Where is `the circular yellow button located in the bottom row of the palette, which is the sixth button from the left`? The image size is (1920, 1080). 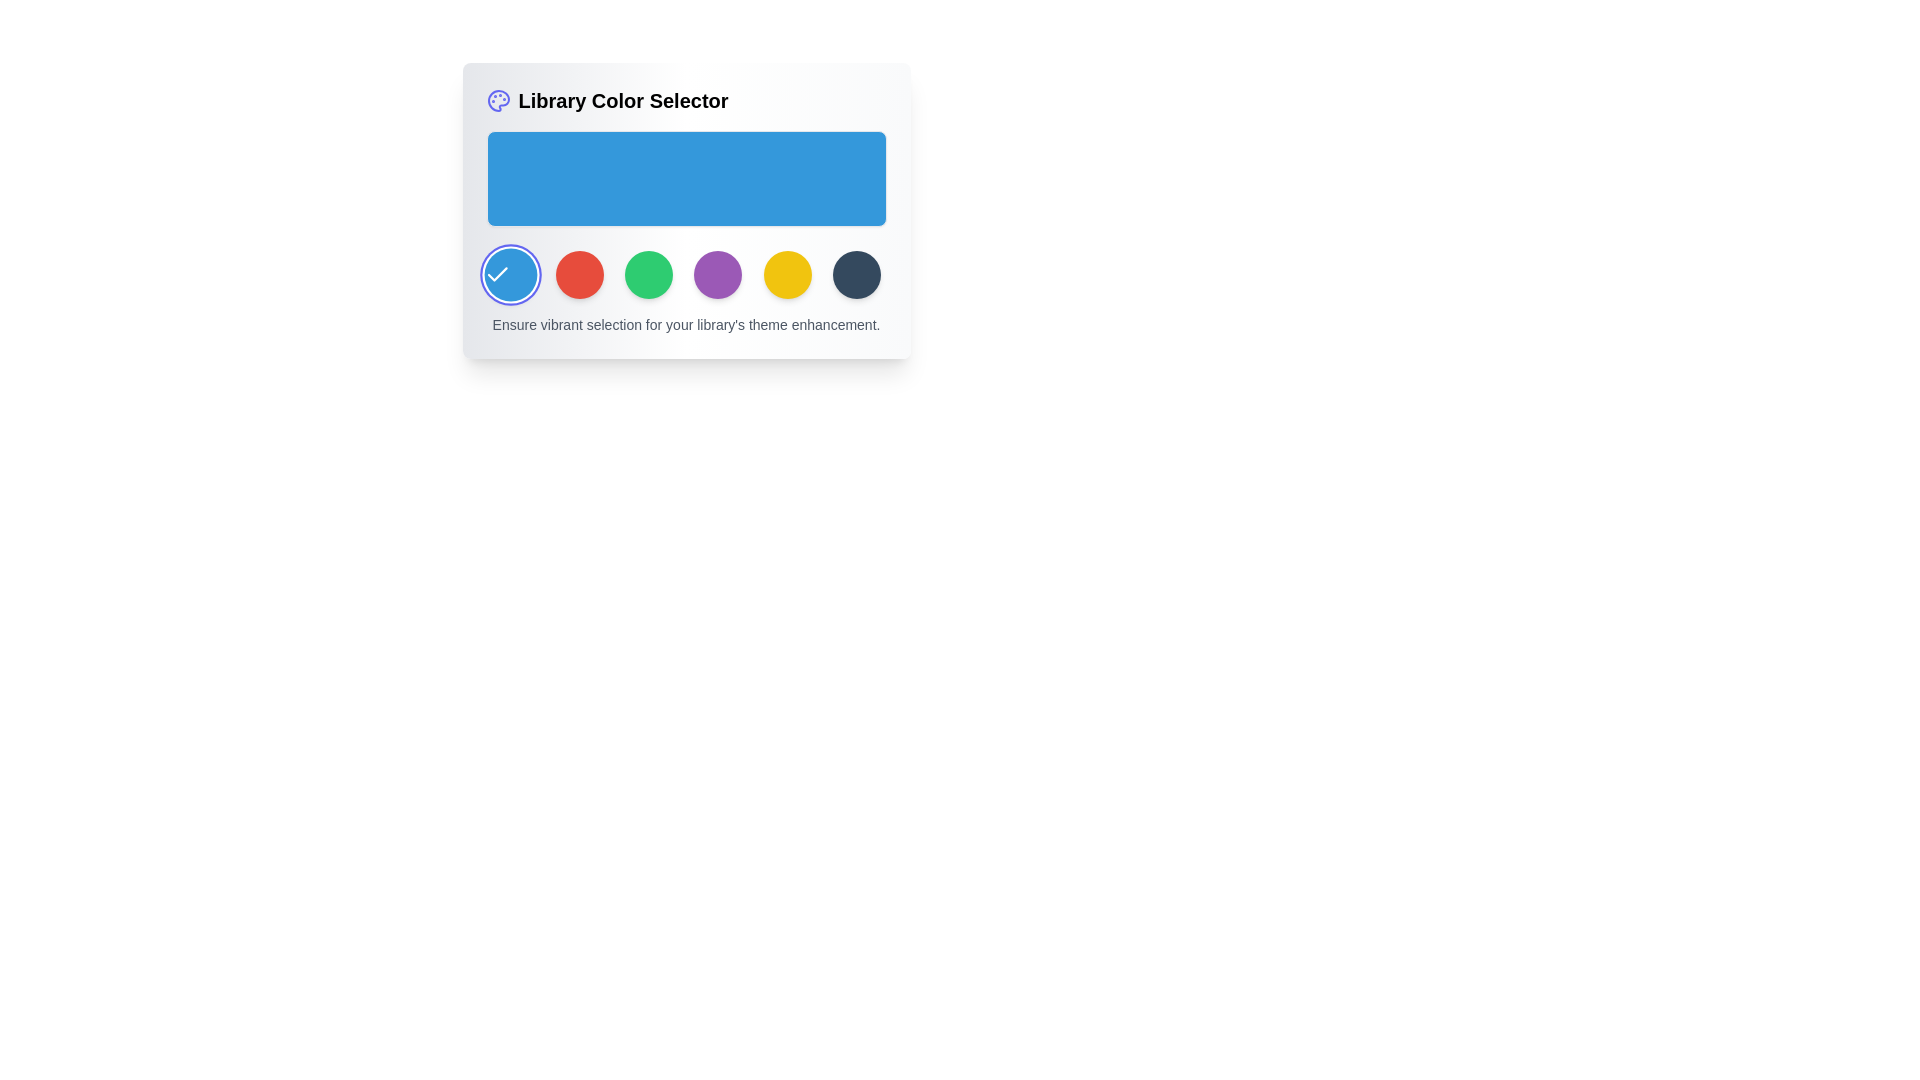
the circular yellow button located in the bottom row of the palette, which is the sixth button from the left is located at coordinates (786, 274).